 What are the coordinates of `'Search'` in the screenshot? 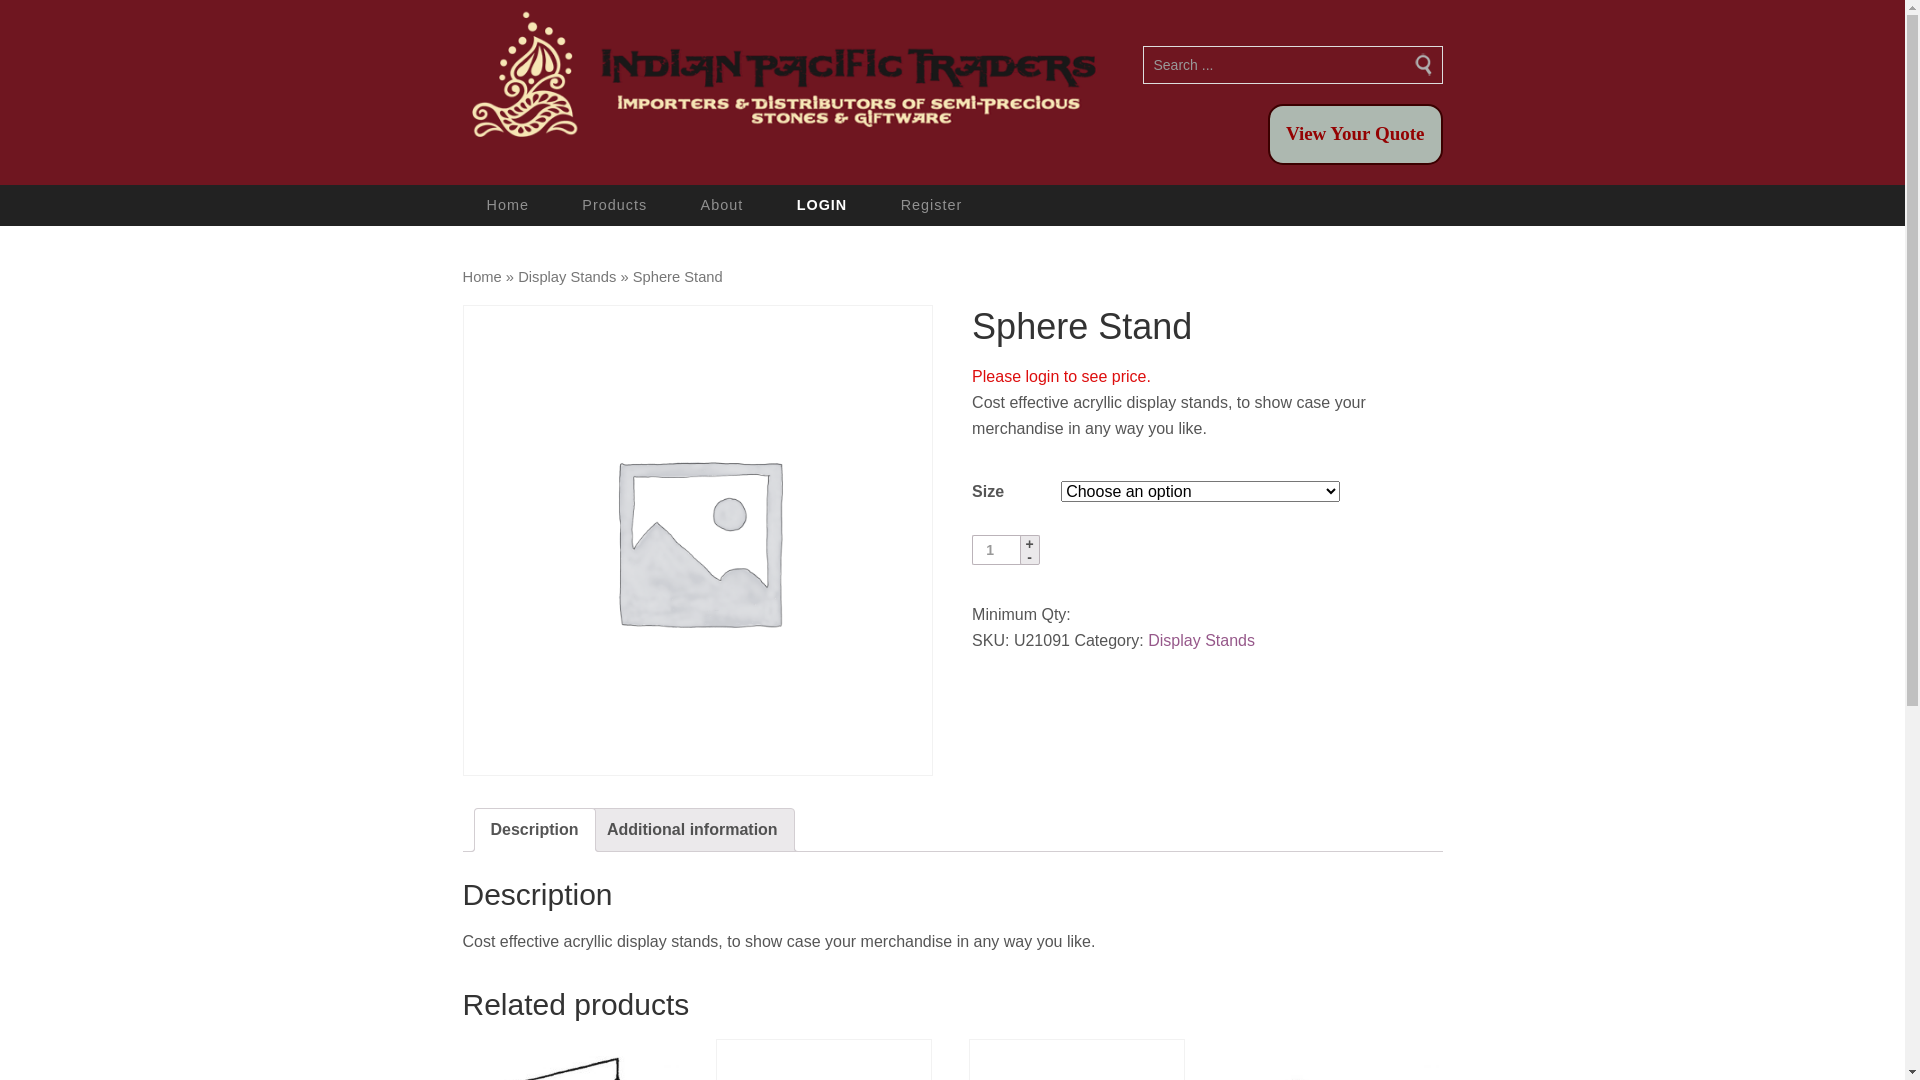 It's located at (1442, 45).